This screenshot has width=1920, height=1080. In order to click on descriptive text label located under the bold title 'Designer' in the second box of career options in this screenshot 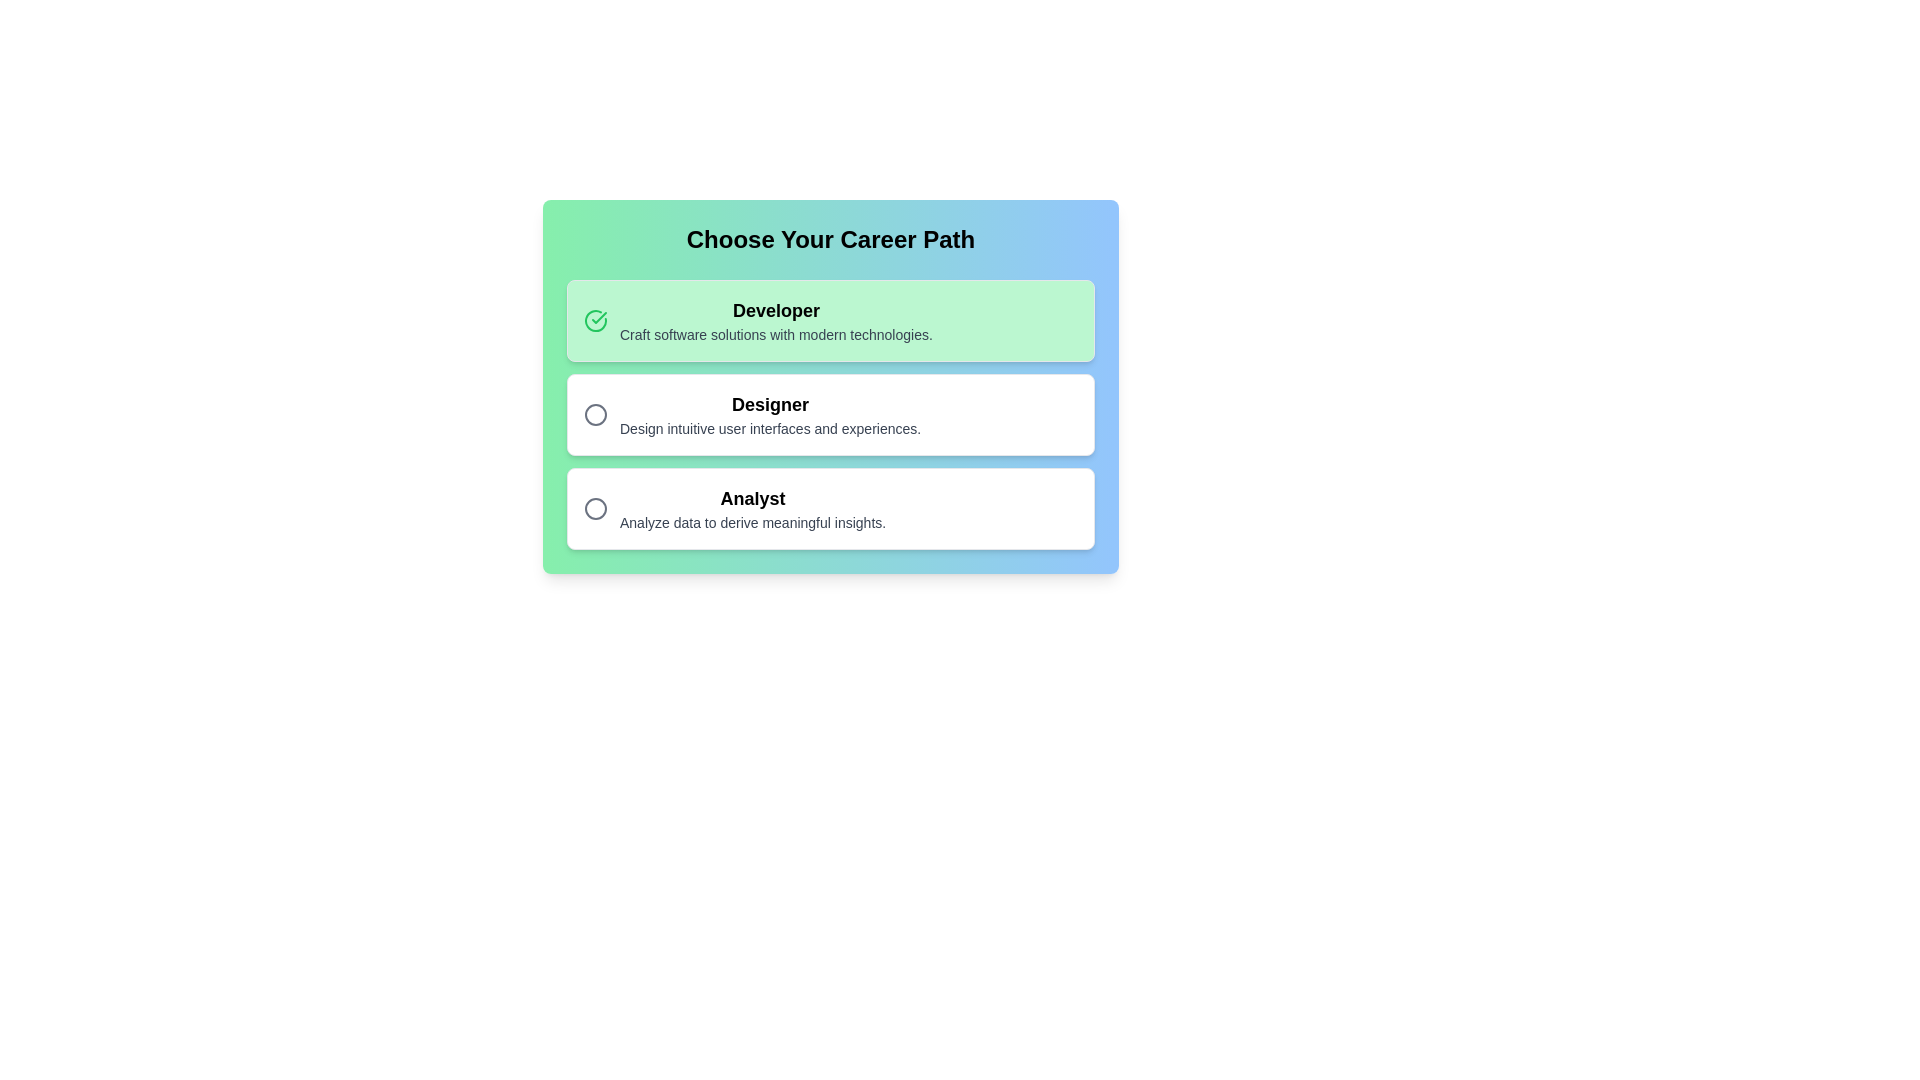, I will do `click(769, 427)`.